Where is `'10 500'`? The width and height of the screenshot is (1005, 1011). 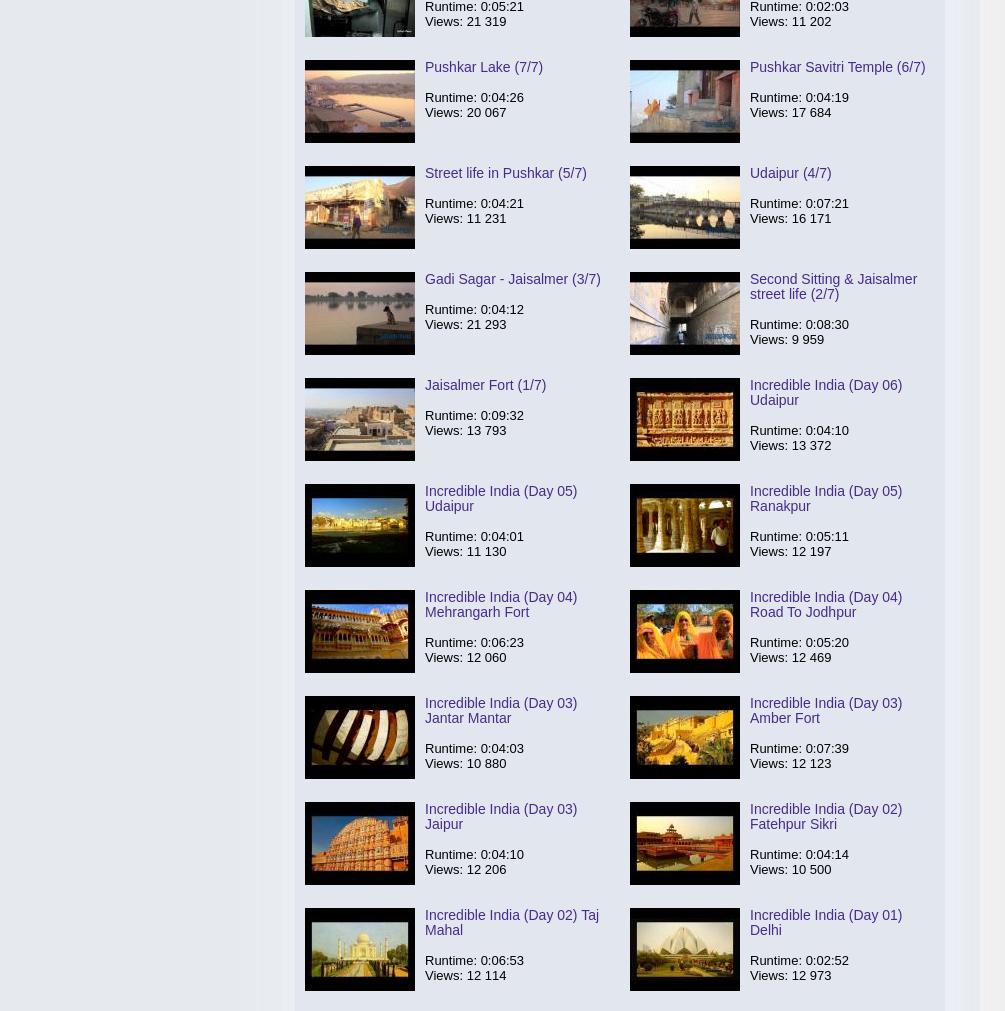
'10 500' is located at coordinates (811, 869).